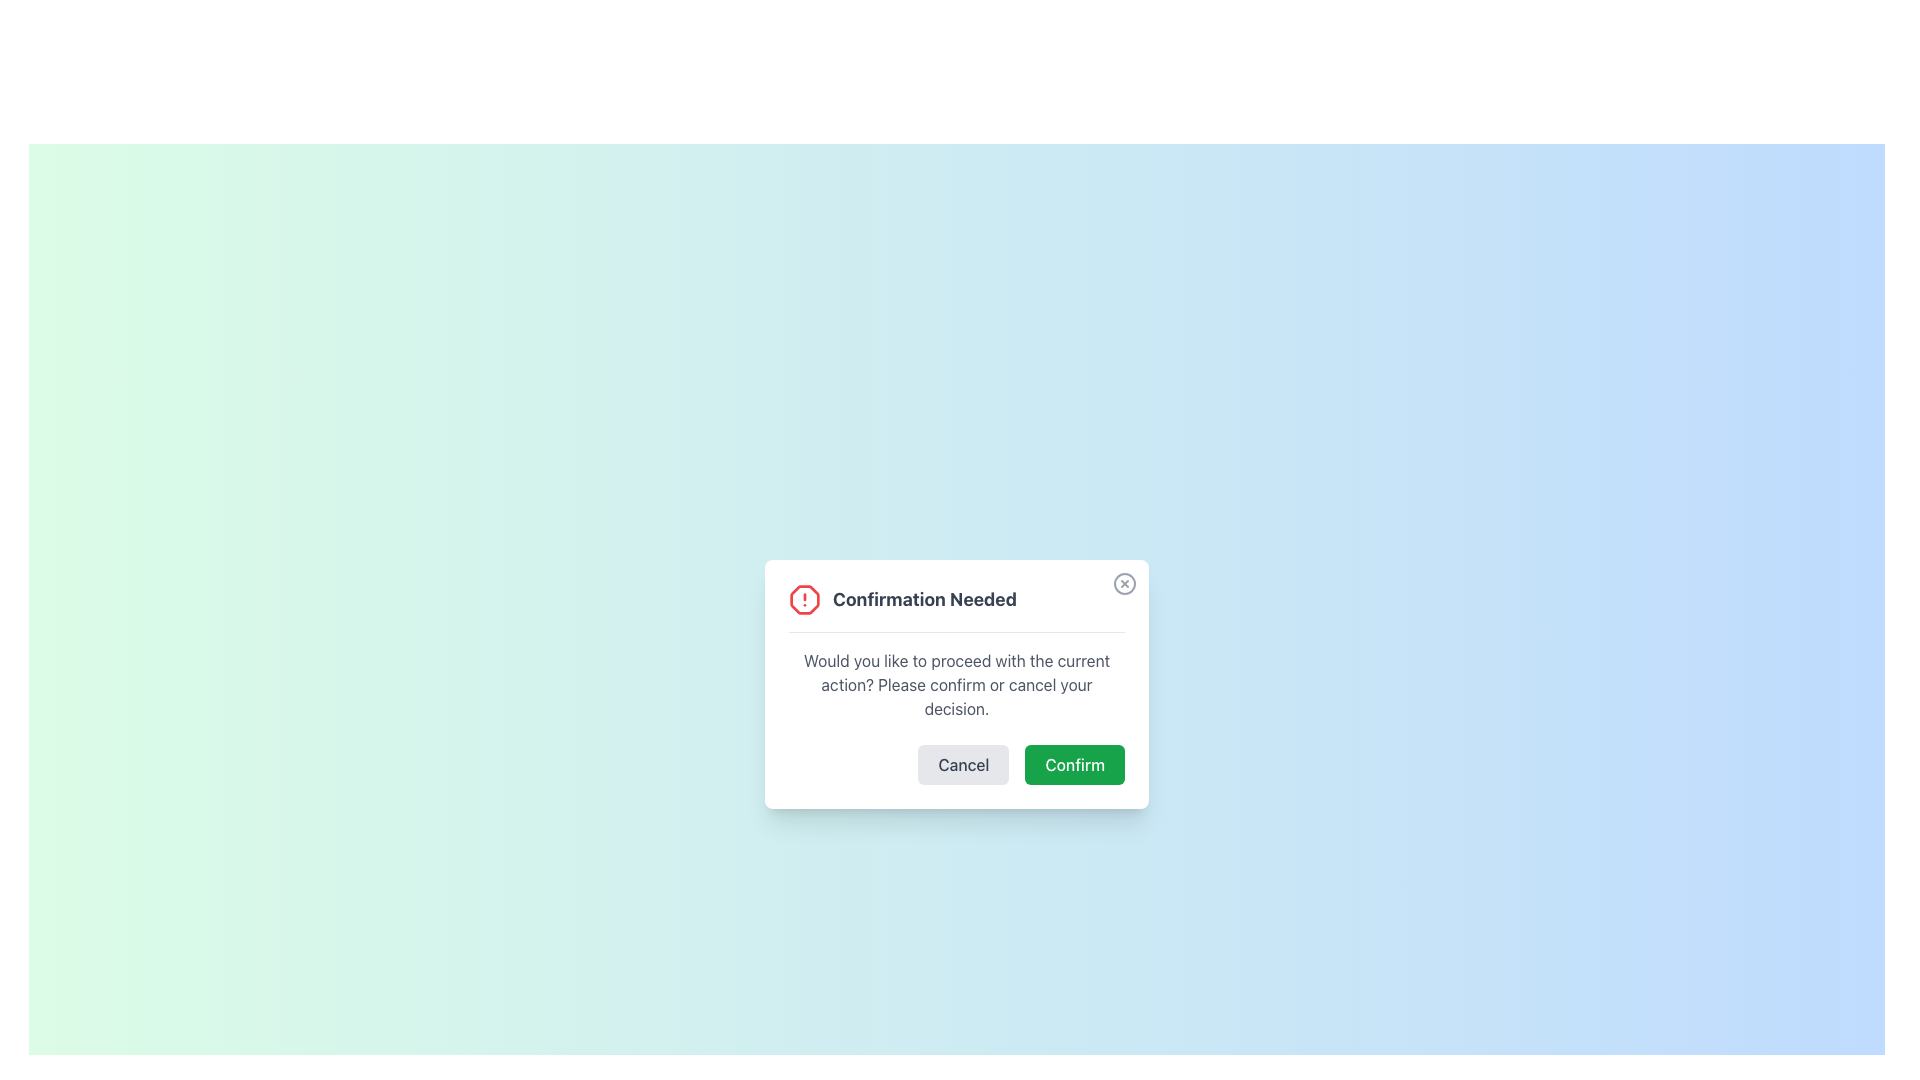 This screenshot has width=1920, height=1080. Describe the element at coordinates (1074, 764) in the screenshot. I see `the confirm button located at the bottom-right of the modal dialog` at that location.